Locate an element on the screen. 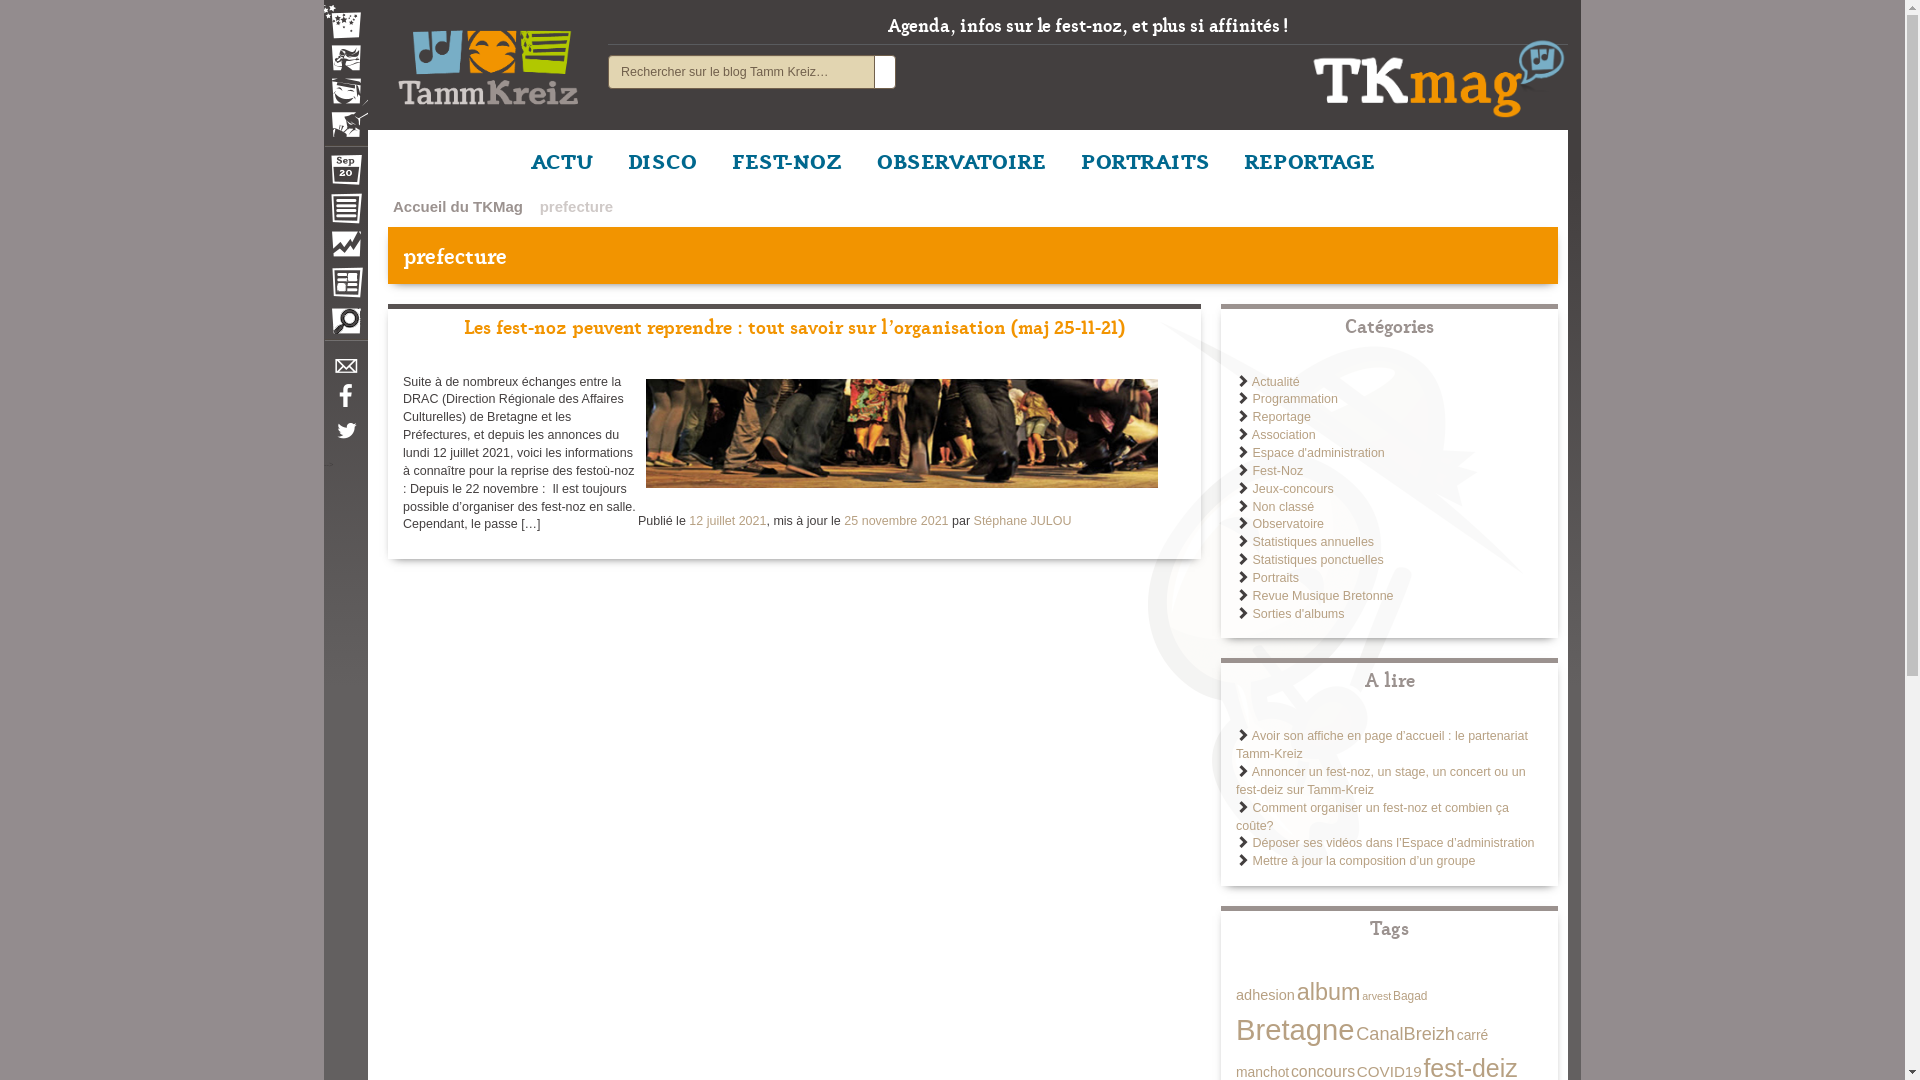  'PORTRAITS' is located at coordinates (1145, 158).